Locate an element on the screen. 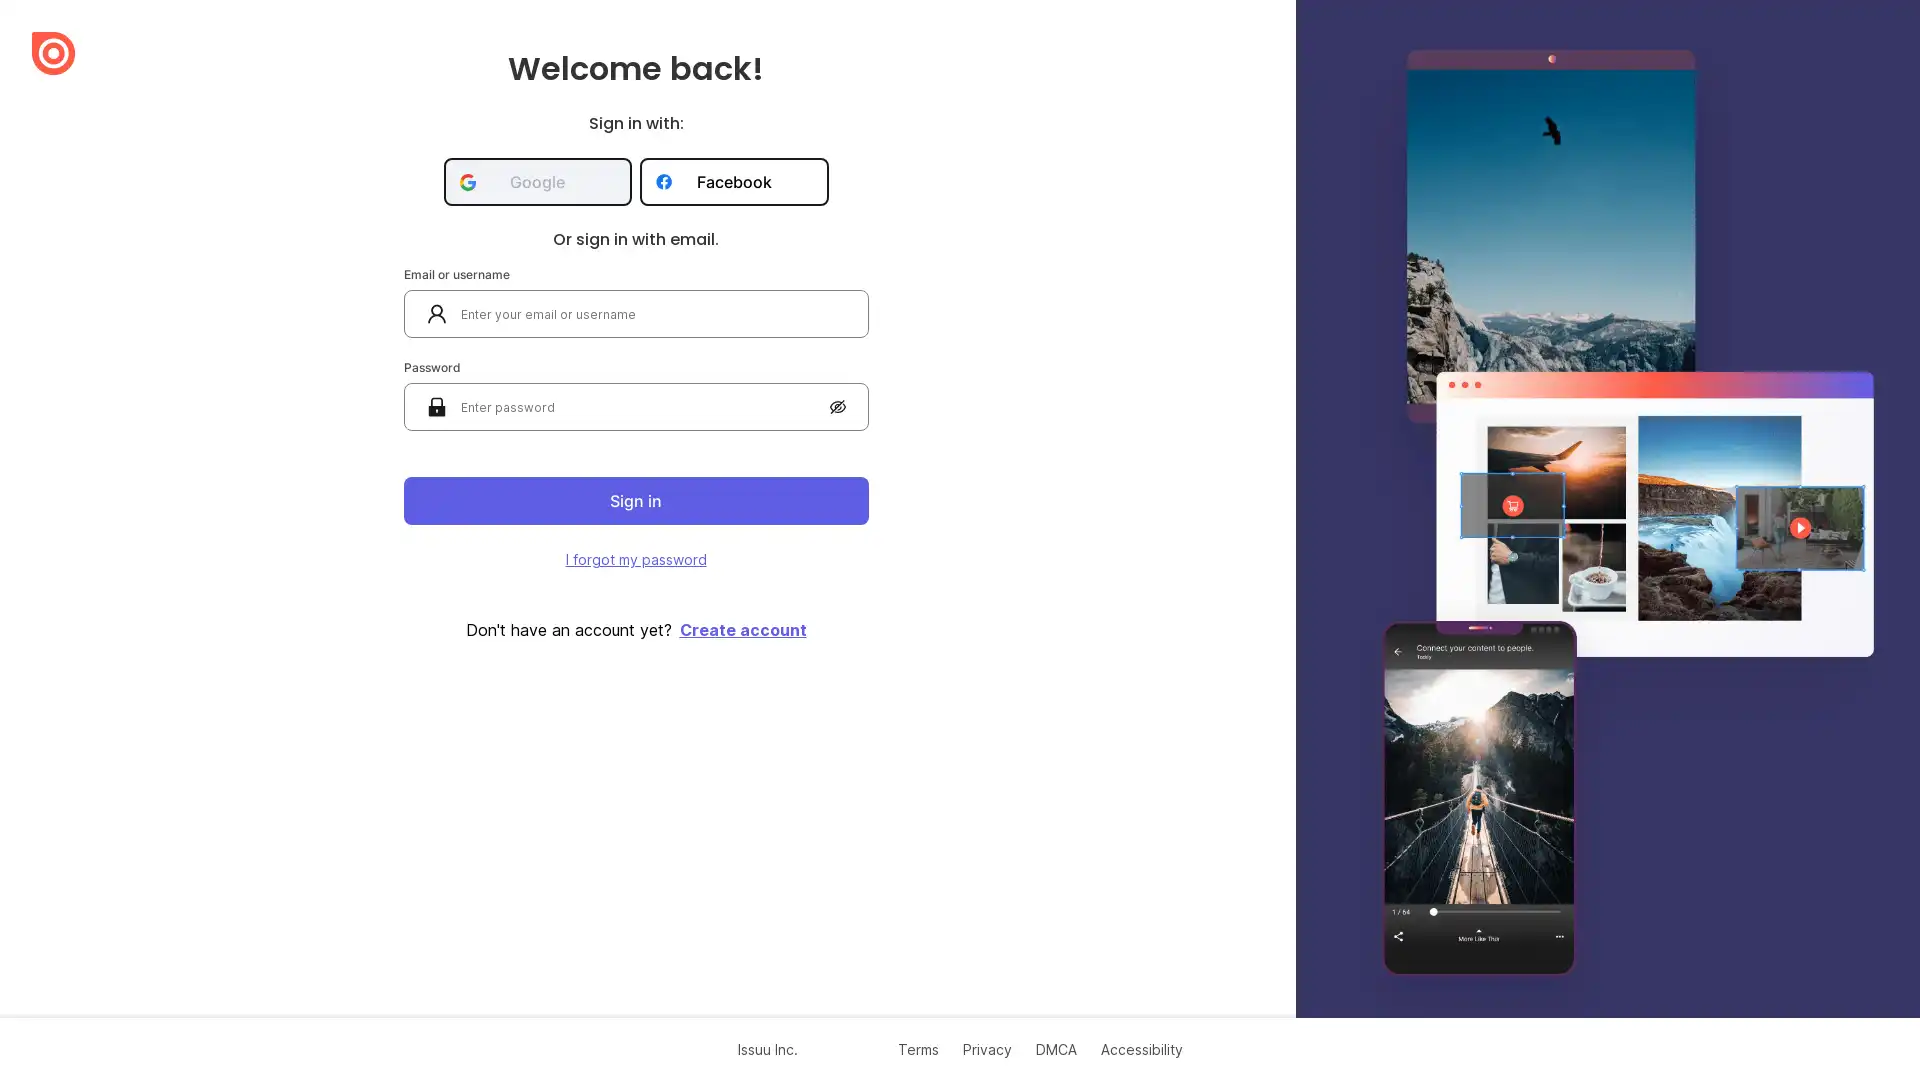 This screenshot has height=1080, width=1920. Google is located at coordinates (537, 181).